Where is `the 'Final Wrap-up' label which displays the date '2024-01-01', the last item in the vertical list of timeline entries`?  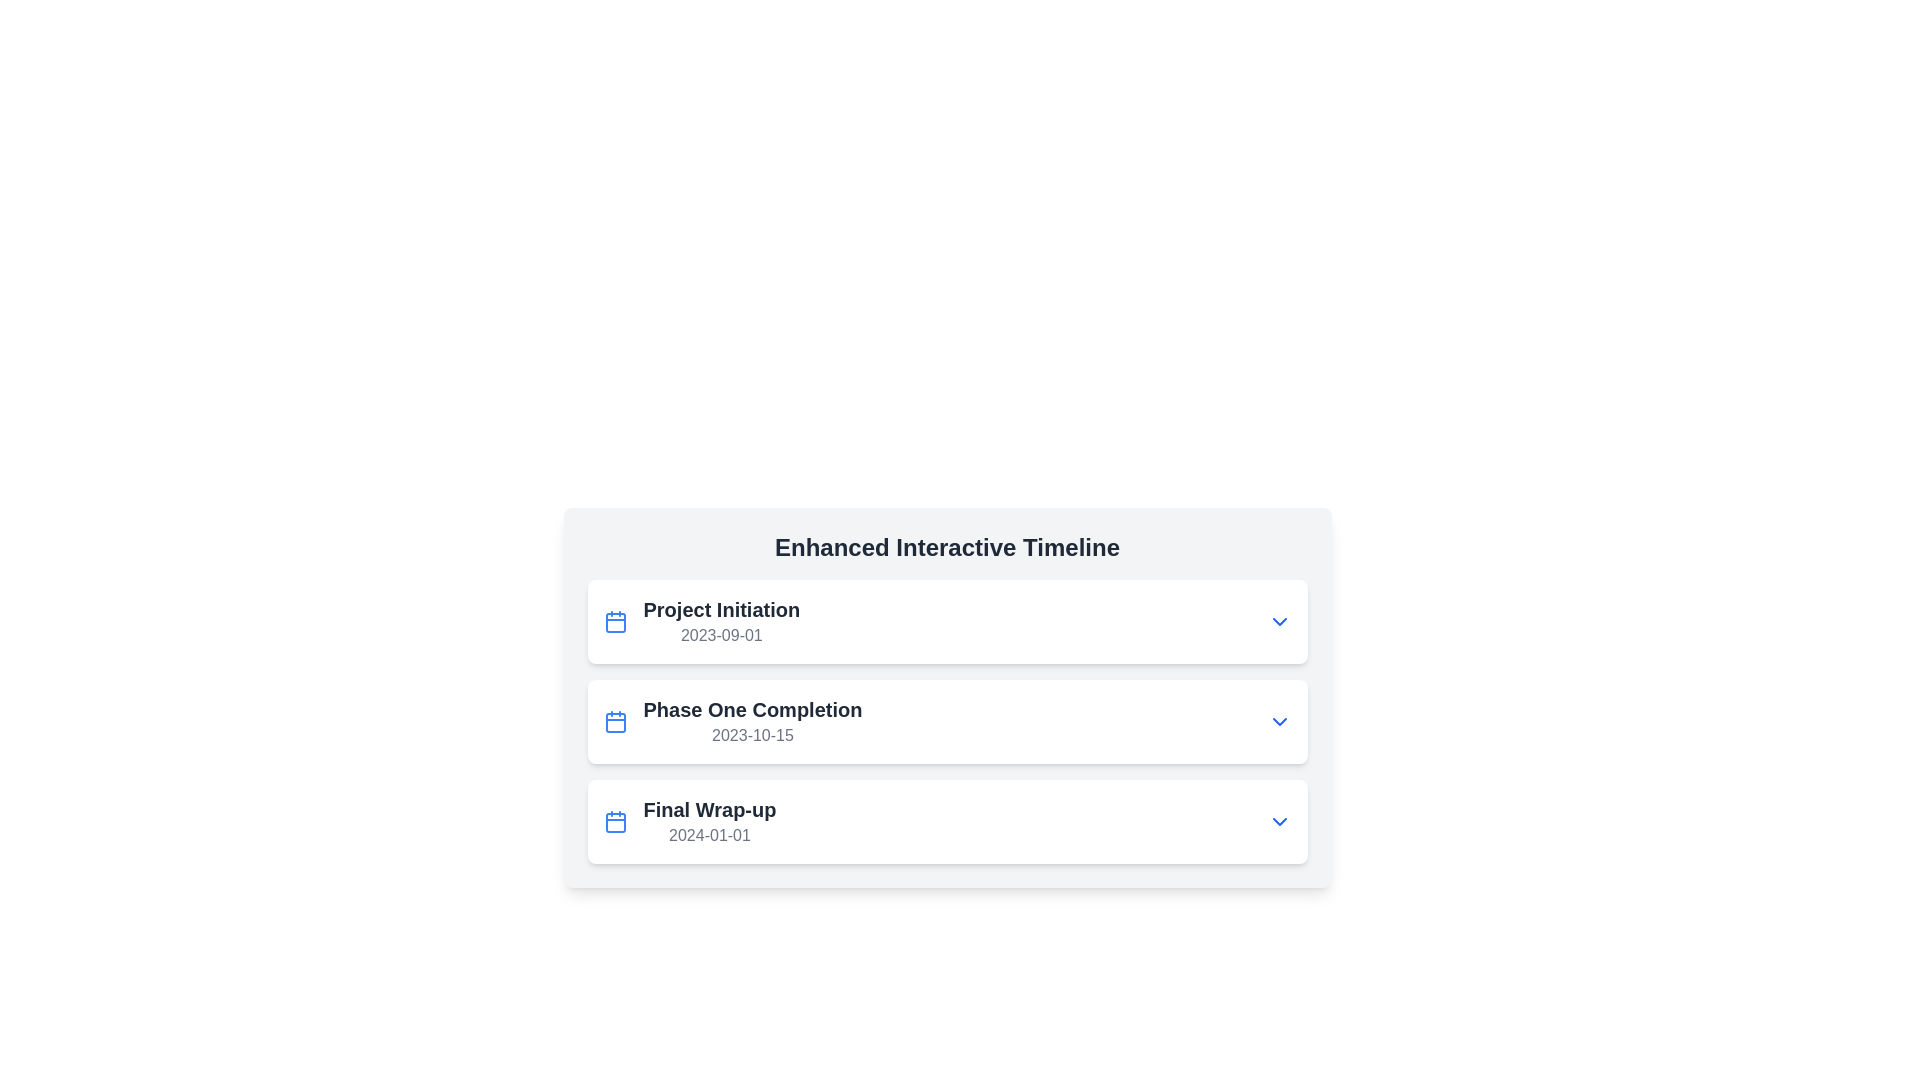
the 'Final Wrap-up' label which displays the date '2024-01-01', the last item in the vertical list of timeline entries is located at coordinates (710, 821).